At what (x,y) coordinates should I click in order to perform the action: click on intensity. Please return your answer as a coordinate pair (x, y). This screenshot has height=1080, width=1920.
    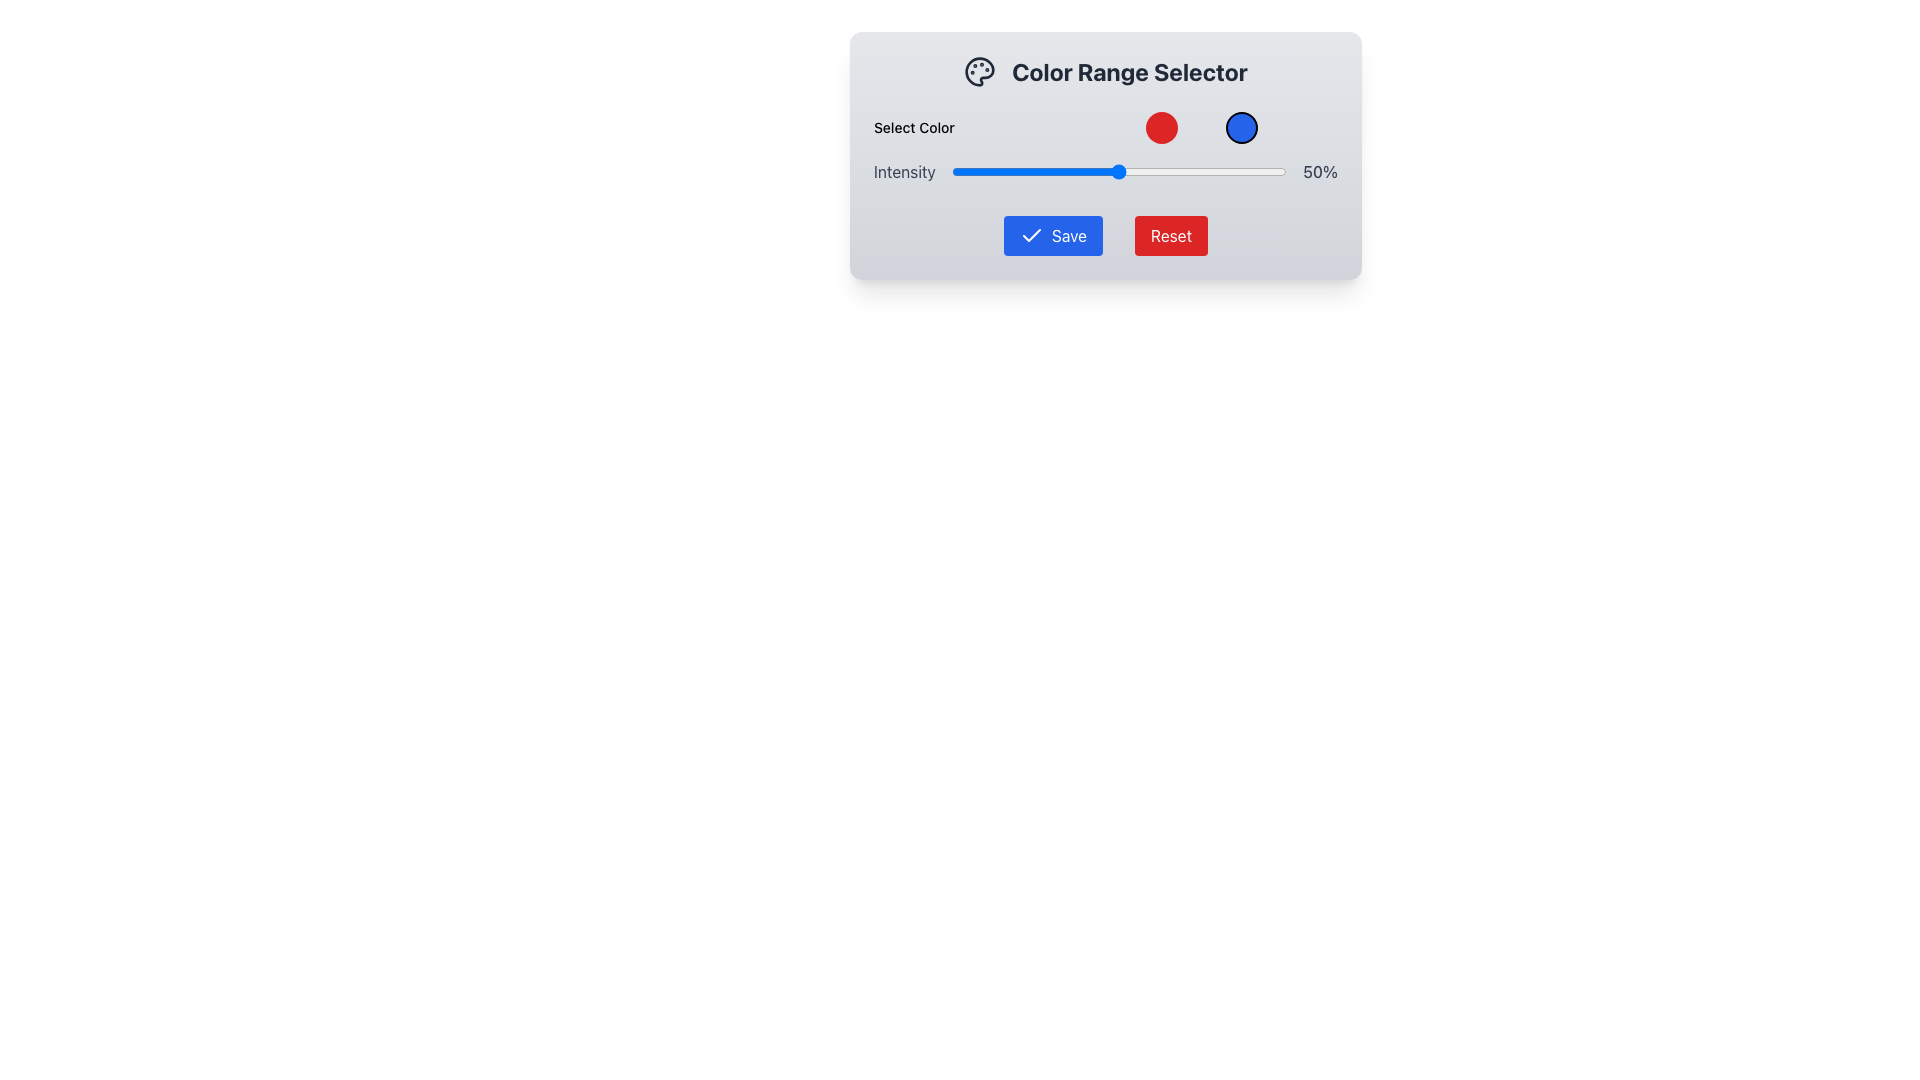
    Looking at the image, I should click on (1196, 171).